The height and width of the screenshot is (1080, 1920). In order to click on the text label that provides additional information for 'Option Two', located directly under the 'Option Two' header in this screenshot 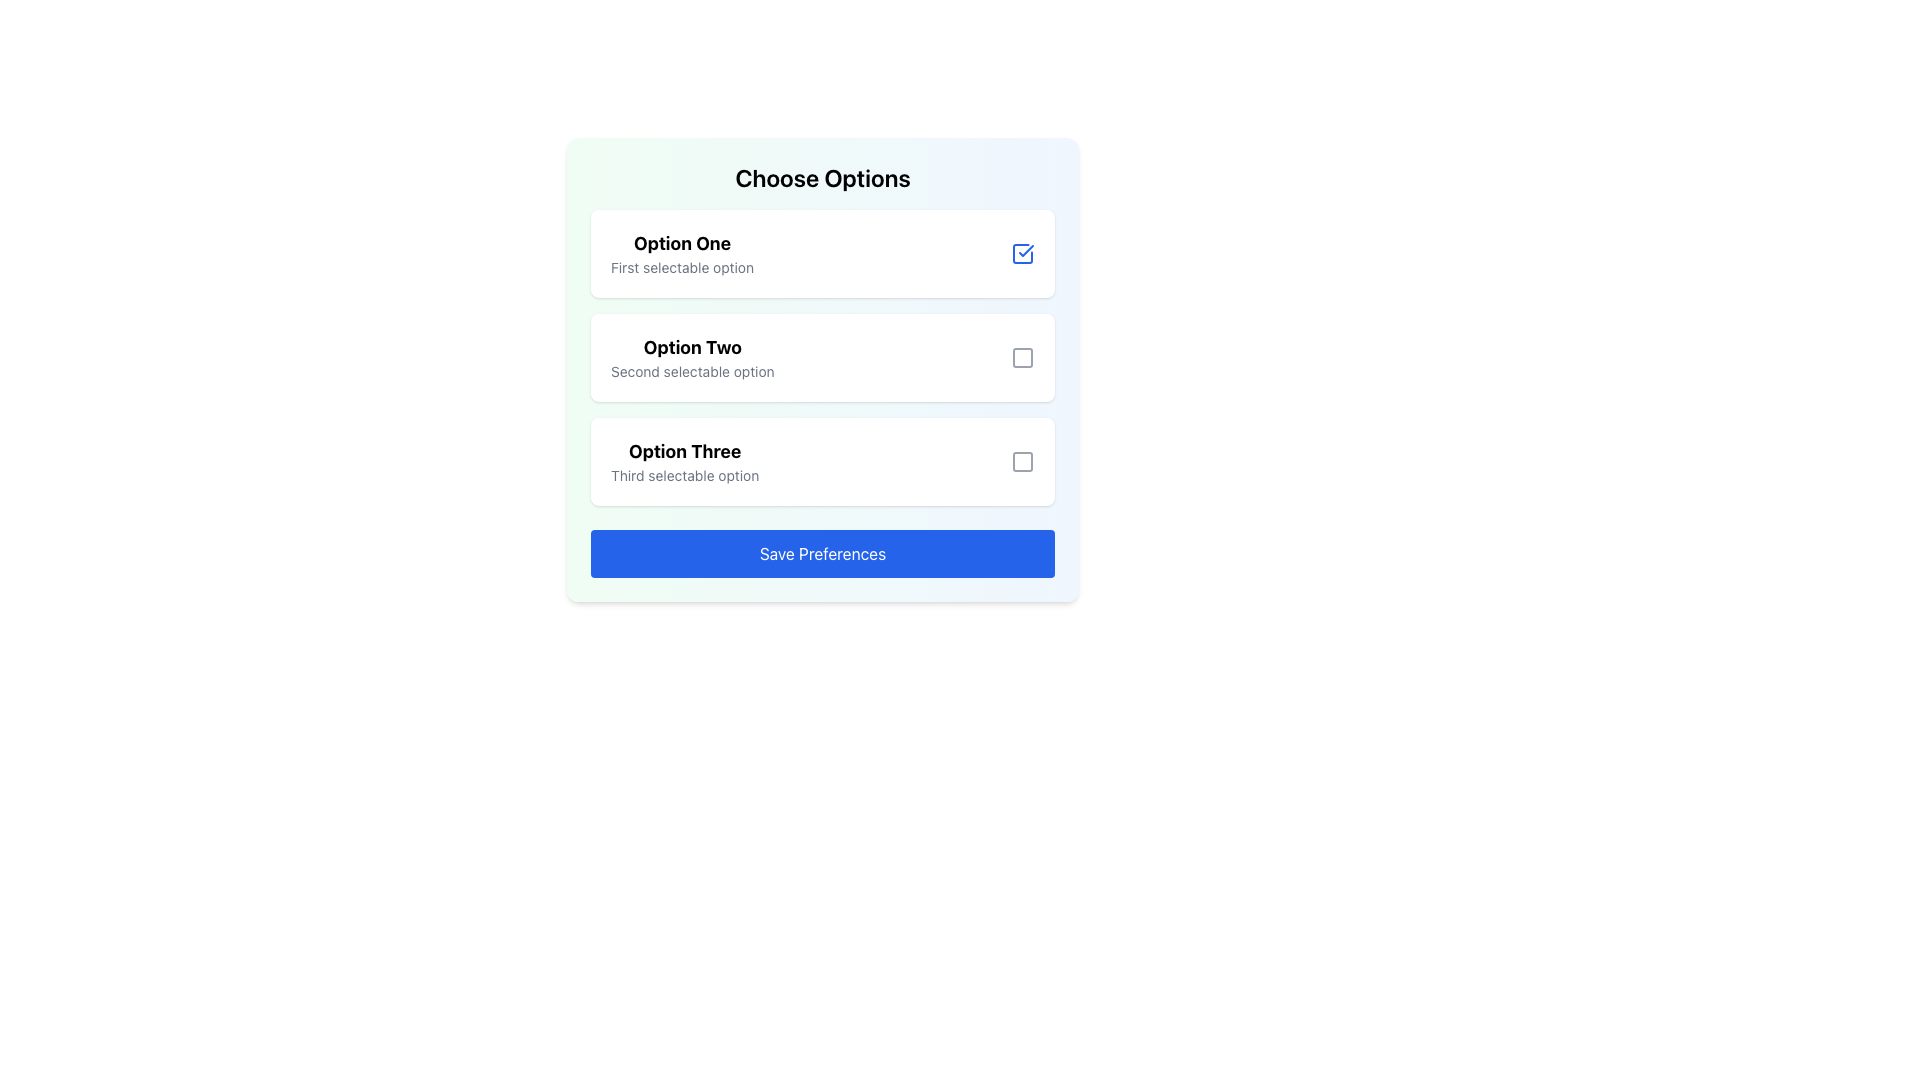, I will do `click(692, 371)`.